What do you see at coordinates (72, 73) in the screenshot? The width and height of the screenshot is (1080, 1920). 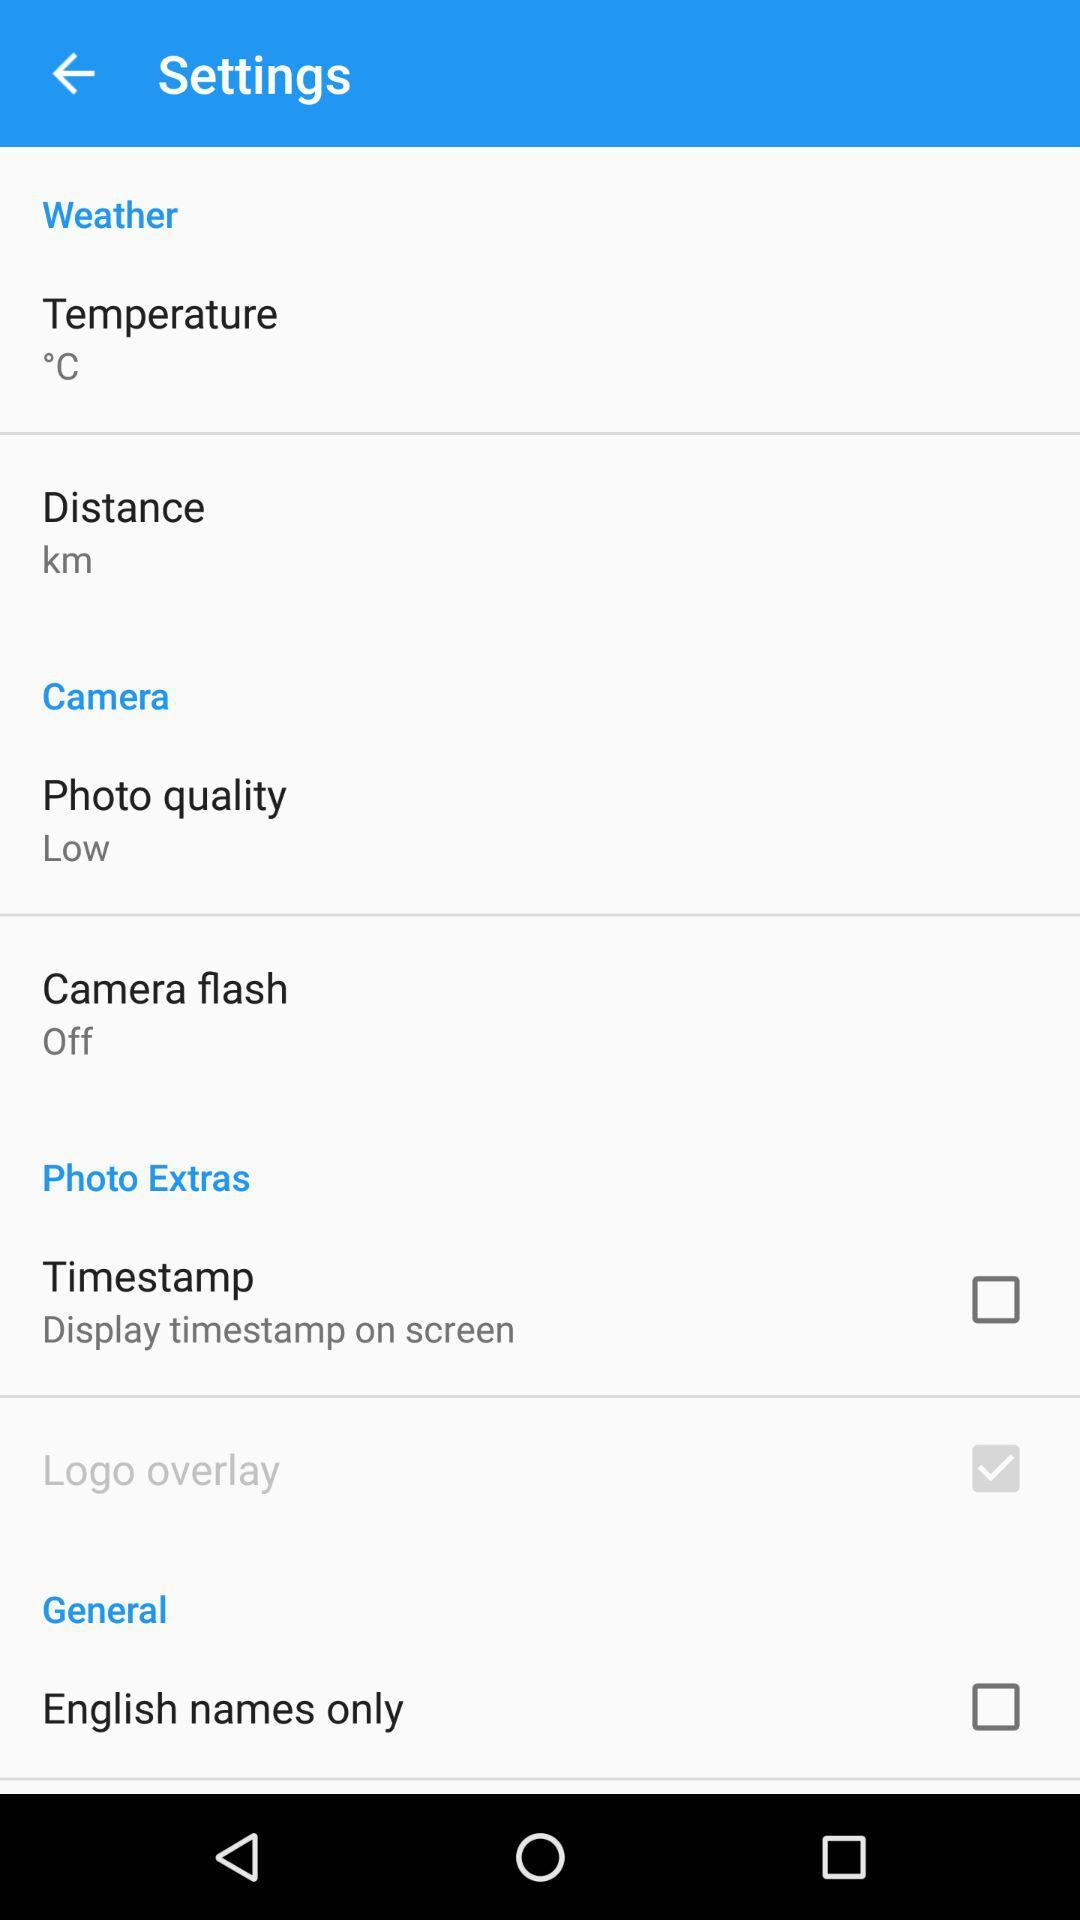 I see `previous` at bounding box center [72, 73].